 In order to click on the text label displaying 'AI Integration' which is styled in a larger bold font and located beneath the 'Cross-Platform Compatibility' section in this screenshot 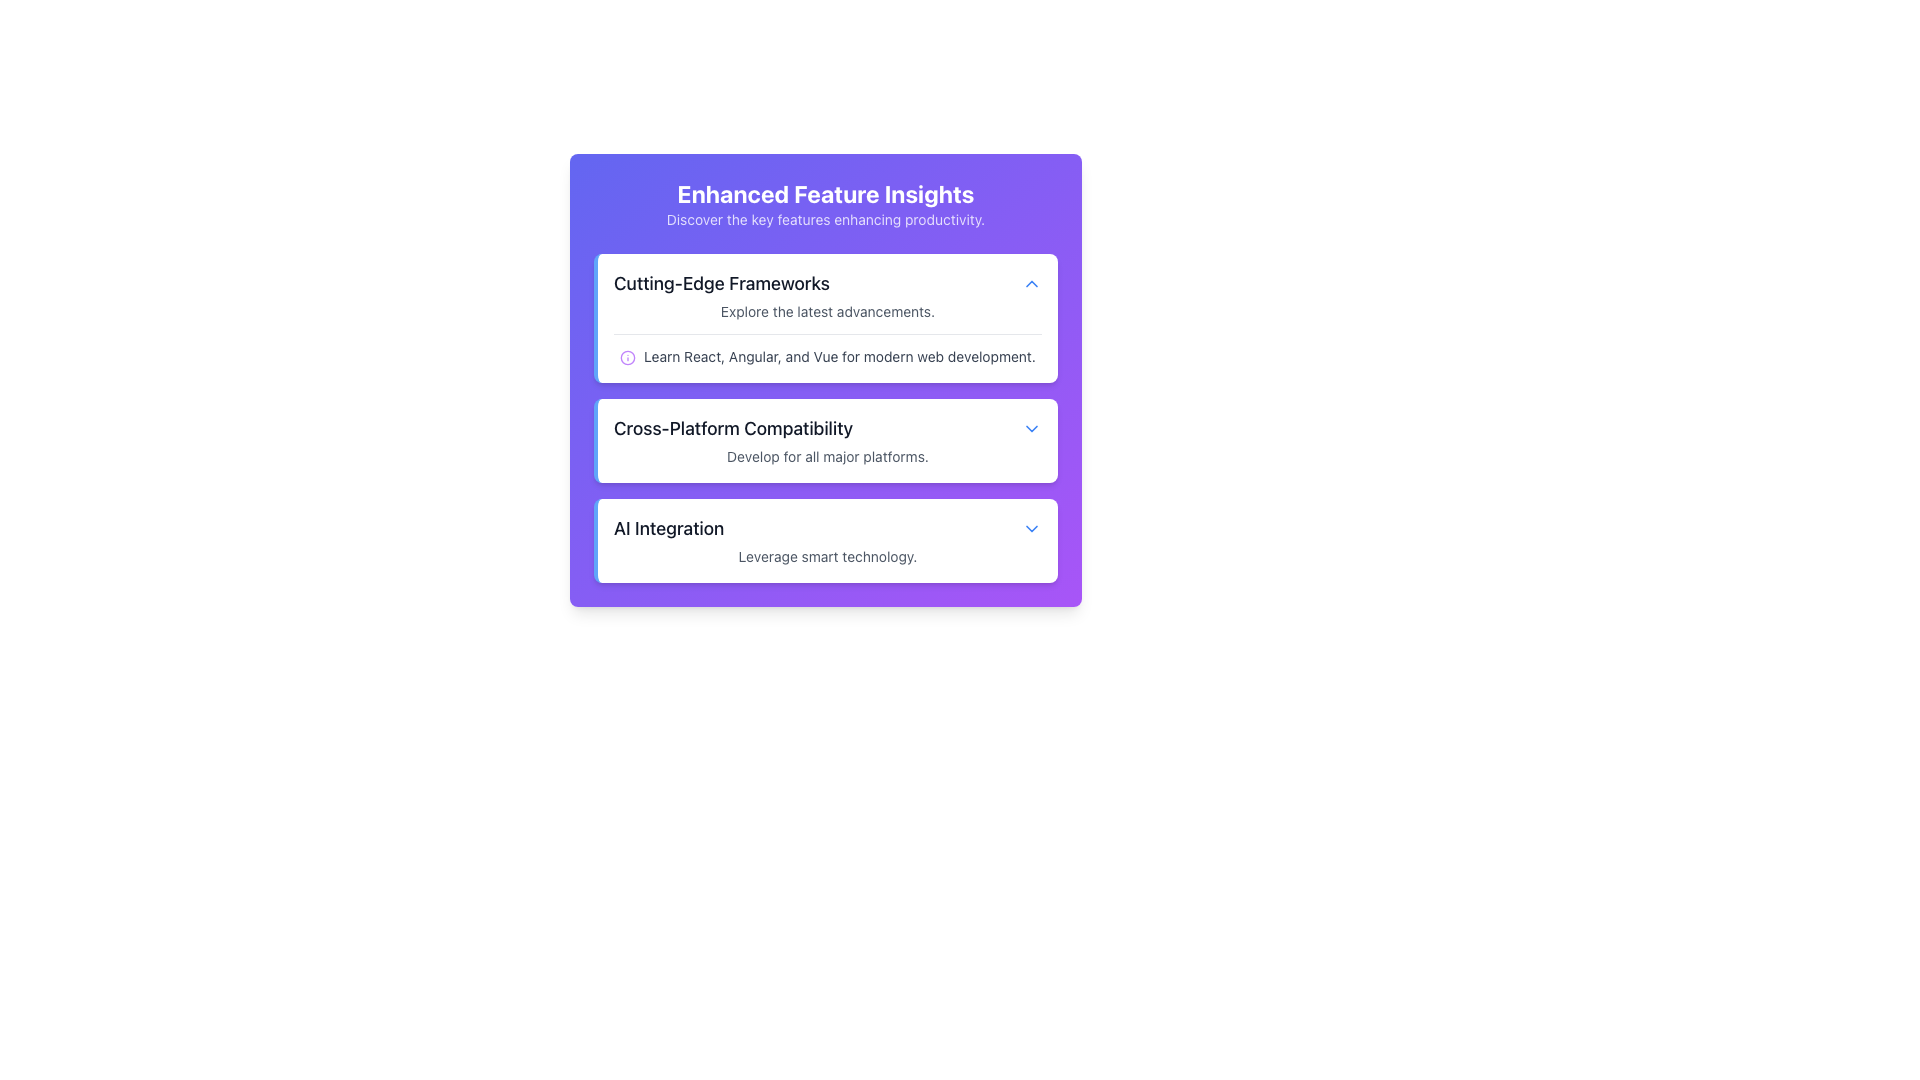, I will do `click(669, 527)`.